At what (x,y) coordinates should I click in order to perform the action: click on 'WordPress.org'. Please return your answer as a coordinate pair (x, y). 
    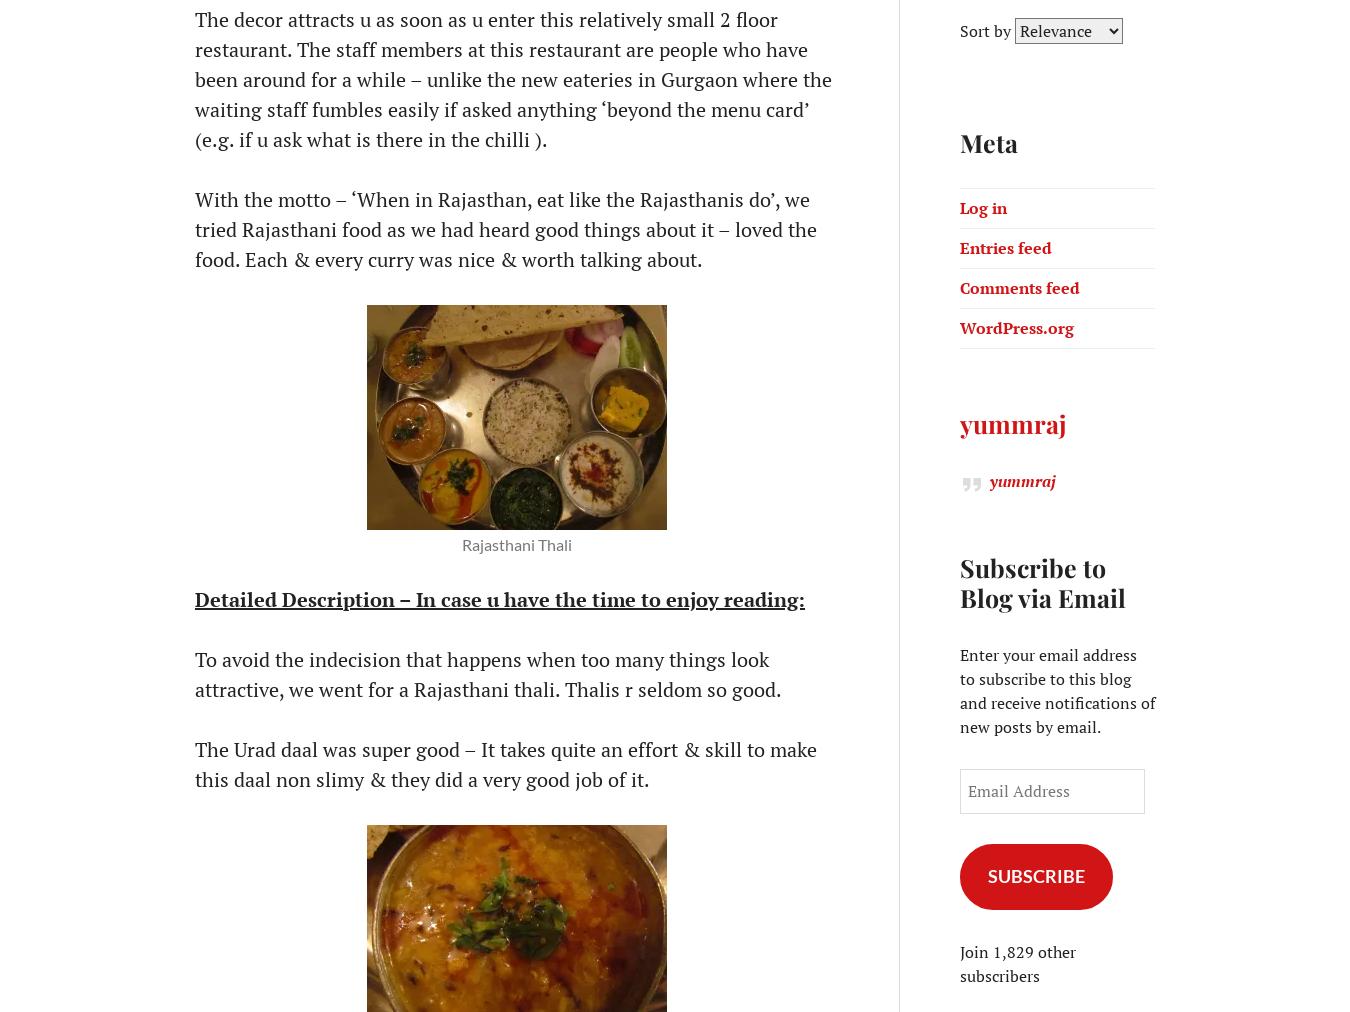
    Looking at the image, I should click on (1016, 326).